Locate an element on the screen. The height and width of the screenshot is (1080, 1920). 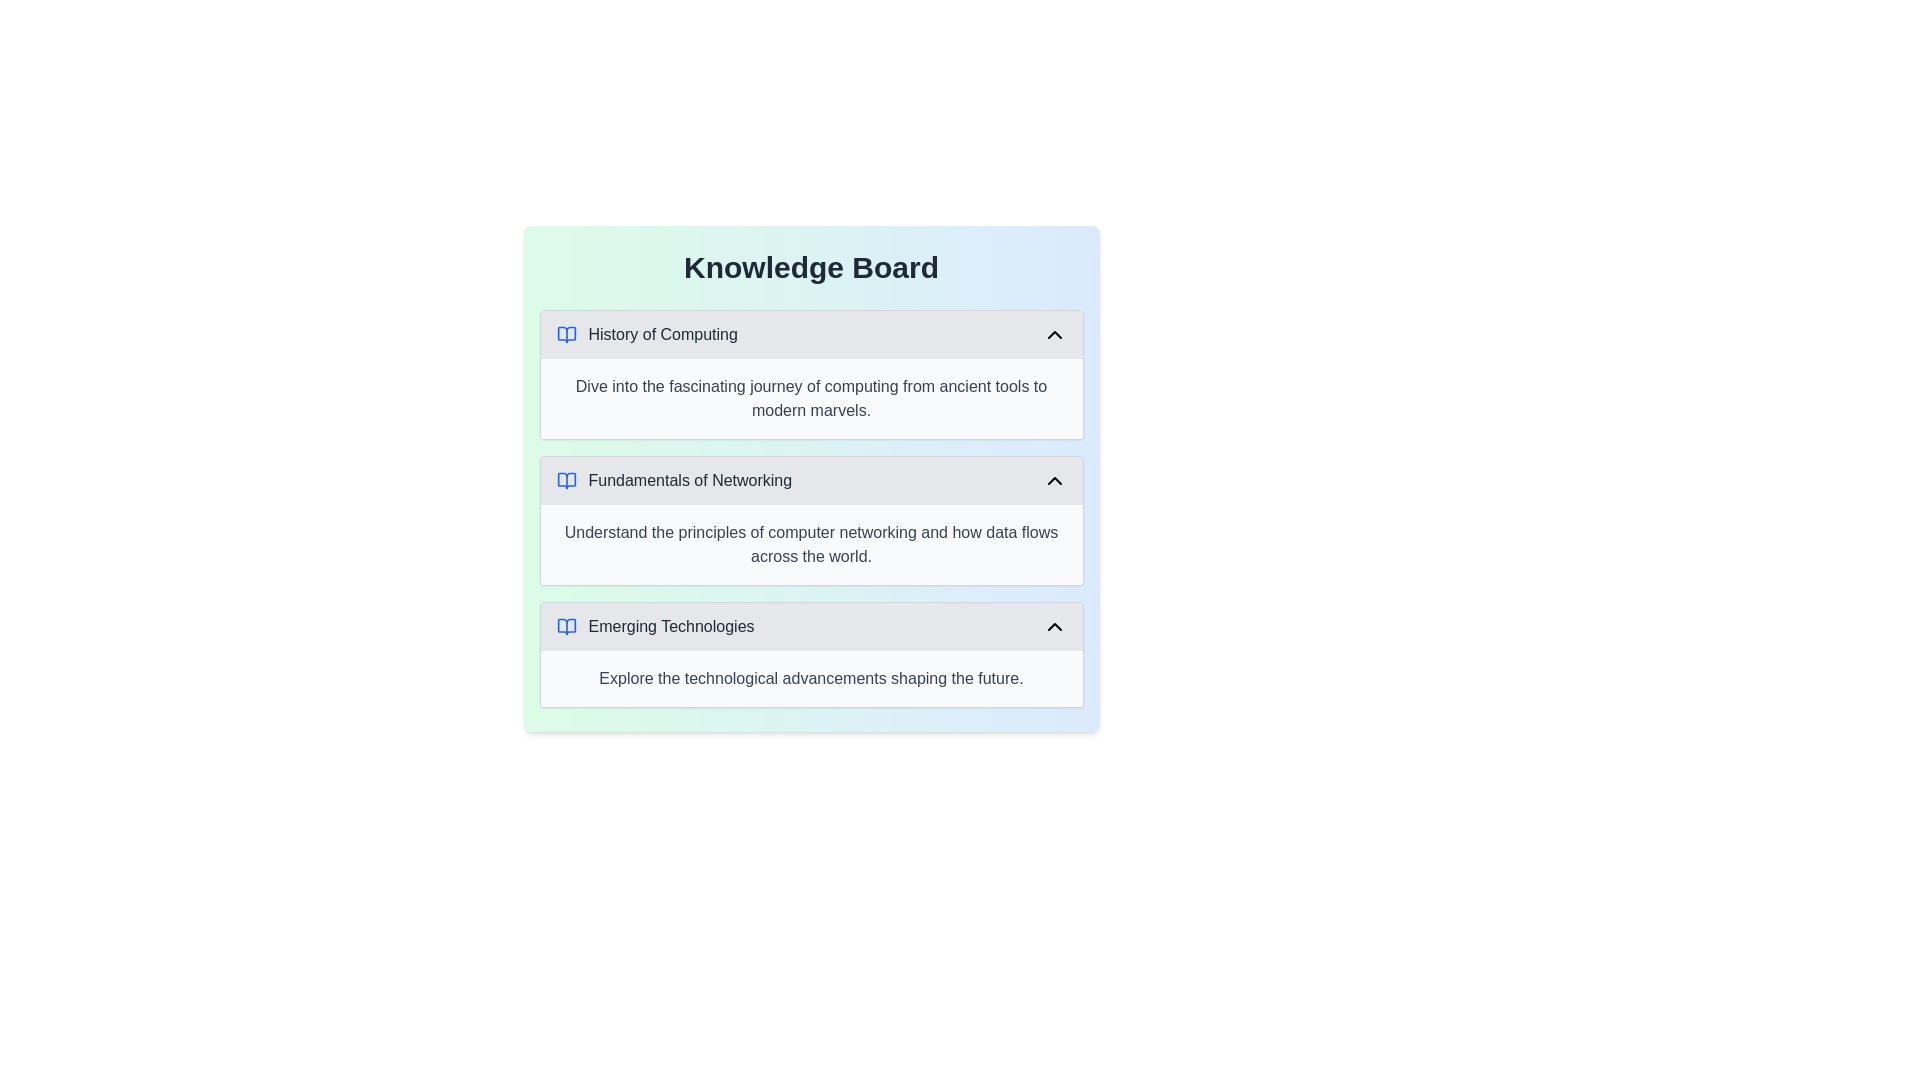
the text label that serves as the title for a collapsible section in the Knowledge Board is located at coordinates (662, 334).